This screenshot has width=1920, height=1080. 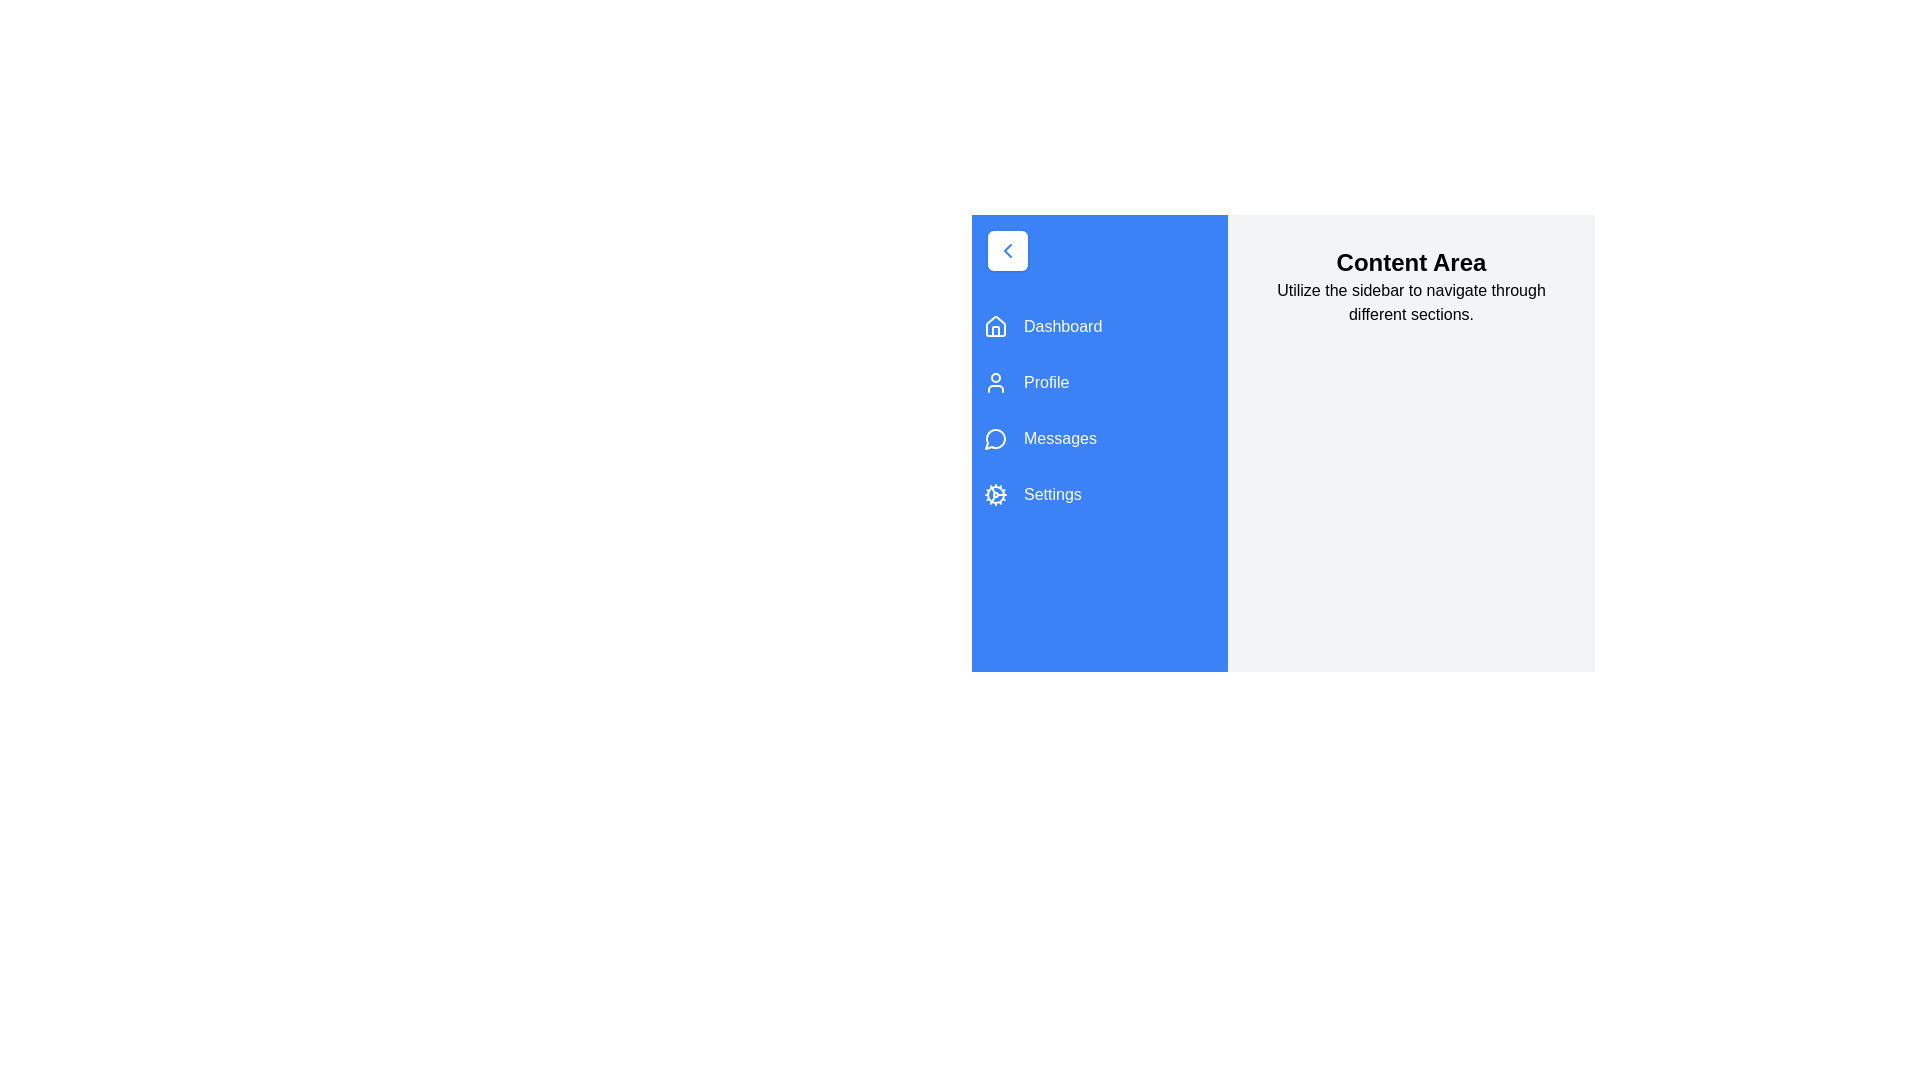 I want to click on the menu item labeled Settings, so click(x=1098, y=494).